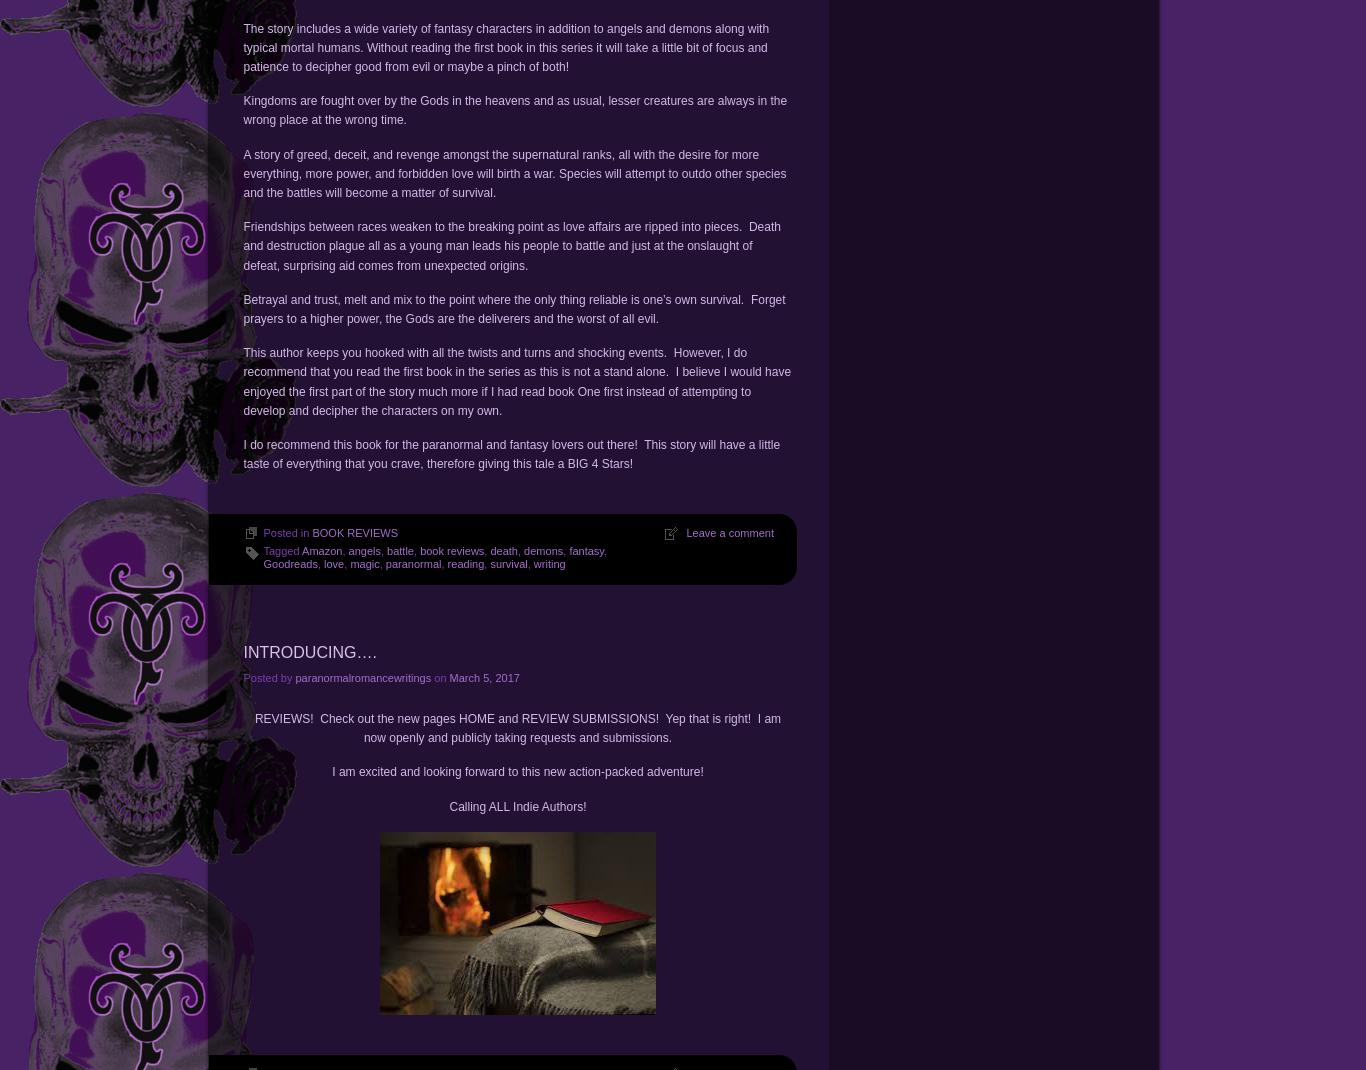 This screenshot has width=1366, height=1070. What do you see at coordinates (282, 550) in the screenshot?
I see `'Tagged'` at bounding box center [282, 550].